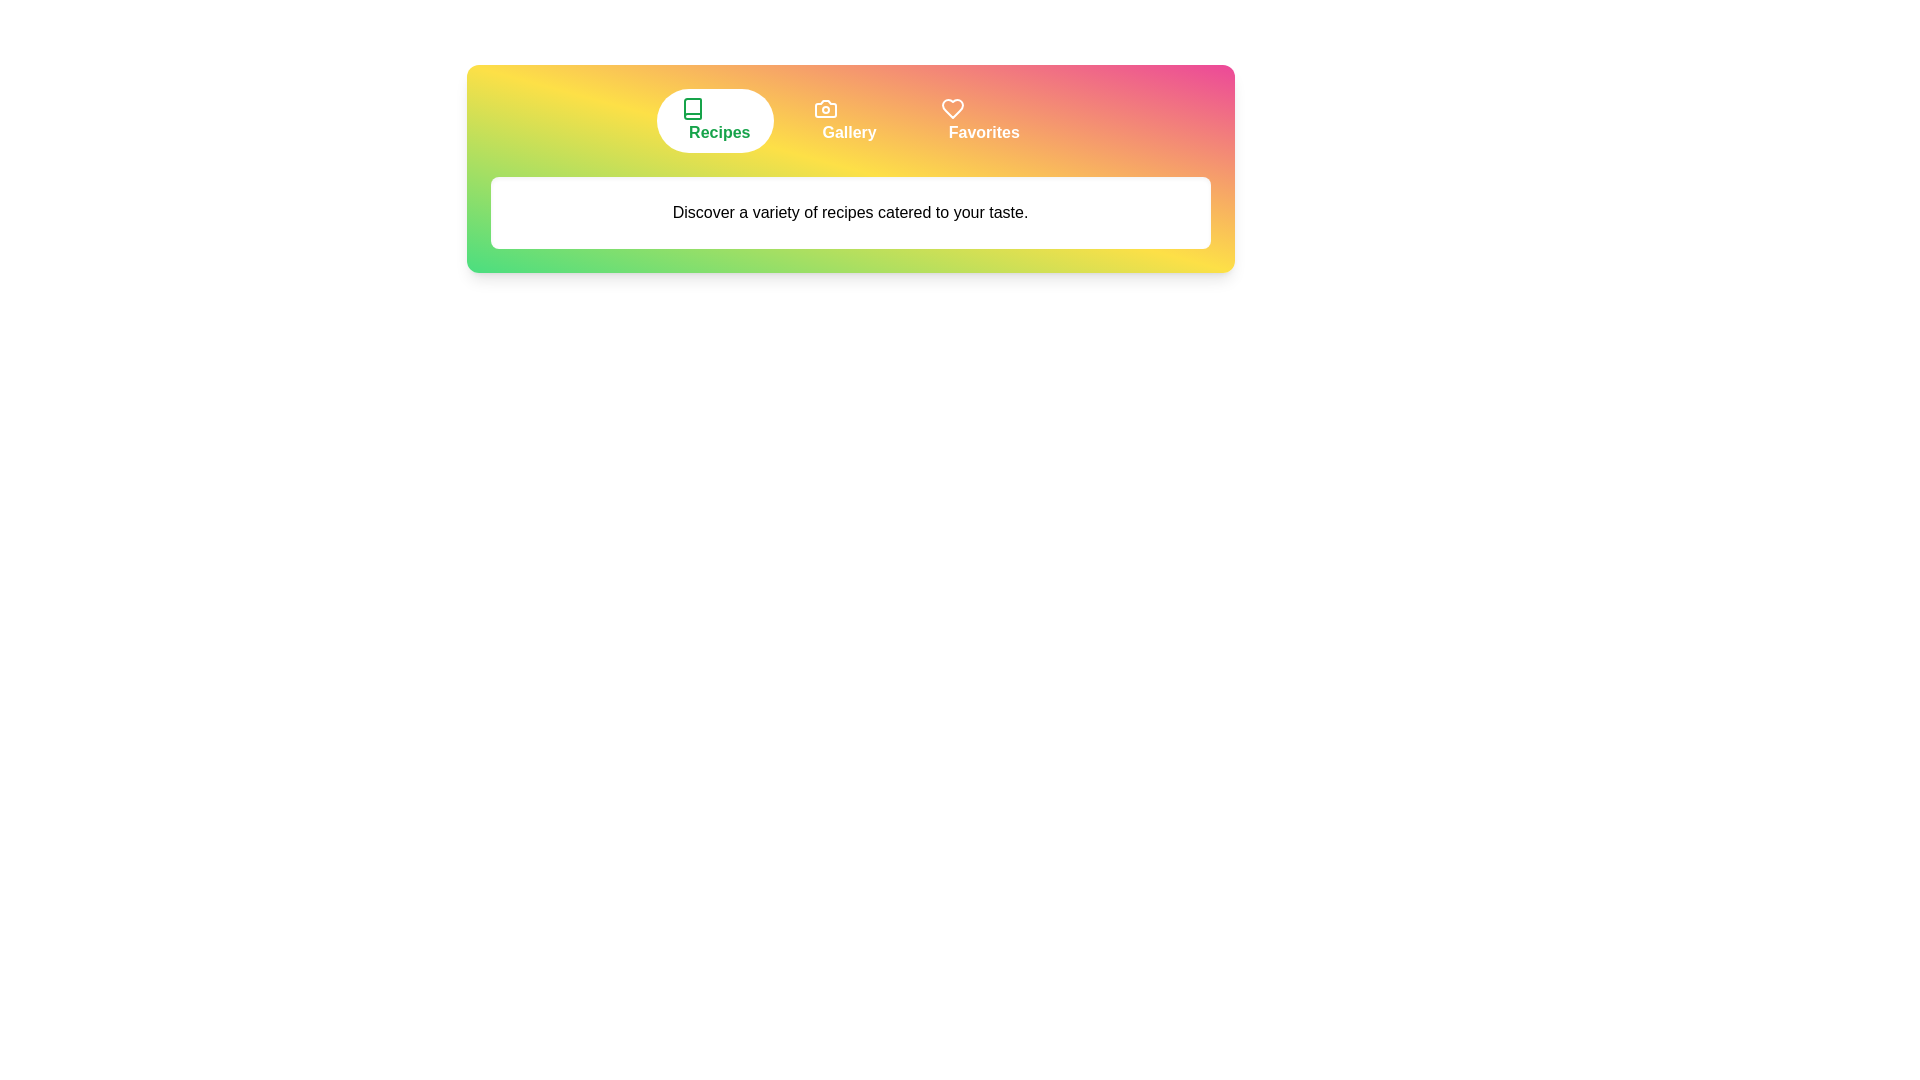  Describe the element at coordinates (980, 120) in the screenshot. I see `the Favorites button to activate it` at that location.